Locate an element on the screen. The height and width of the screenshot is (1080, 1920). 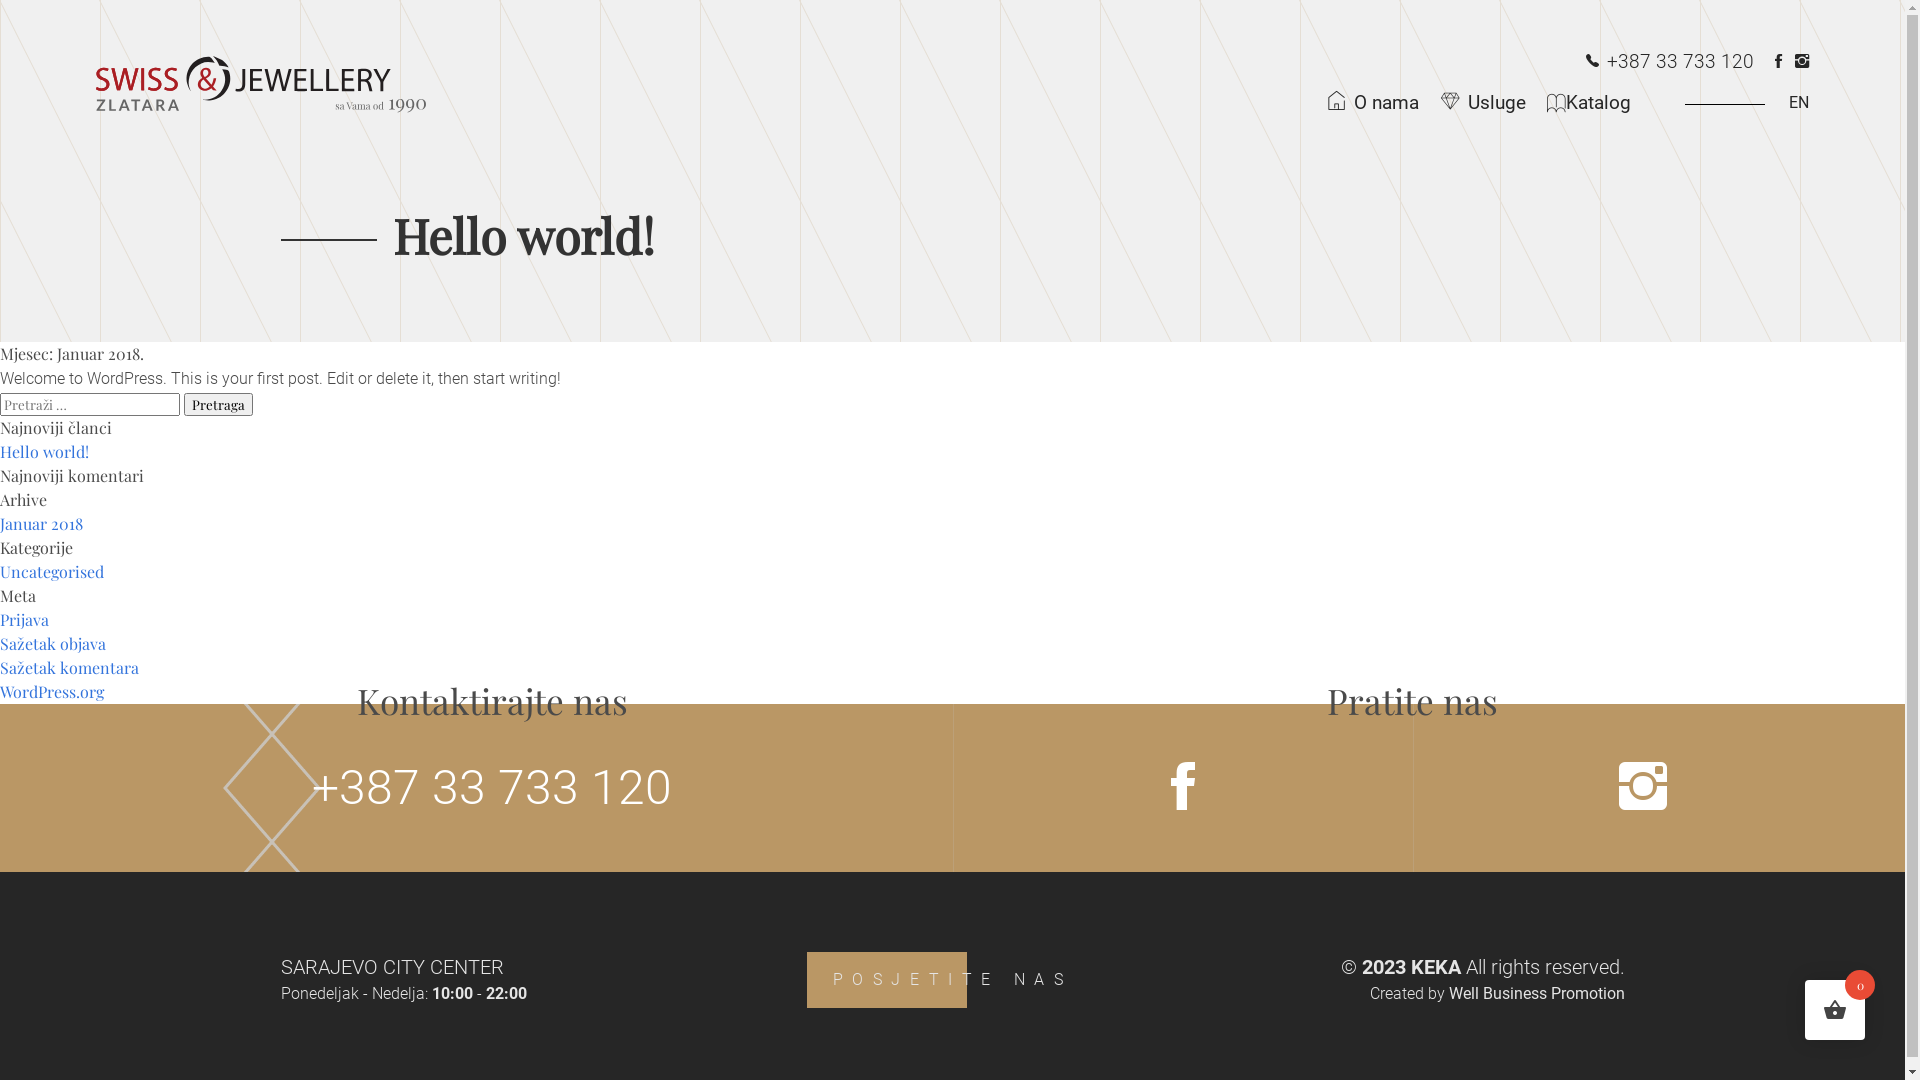
'Januar 2018' is located at coordinates (41, 522).